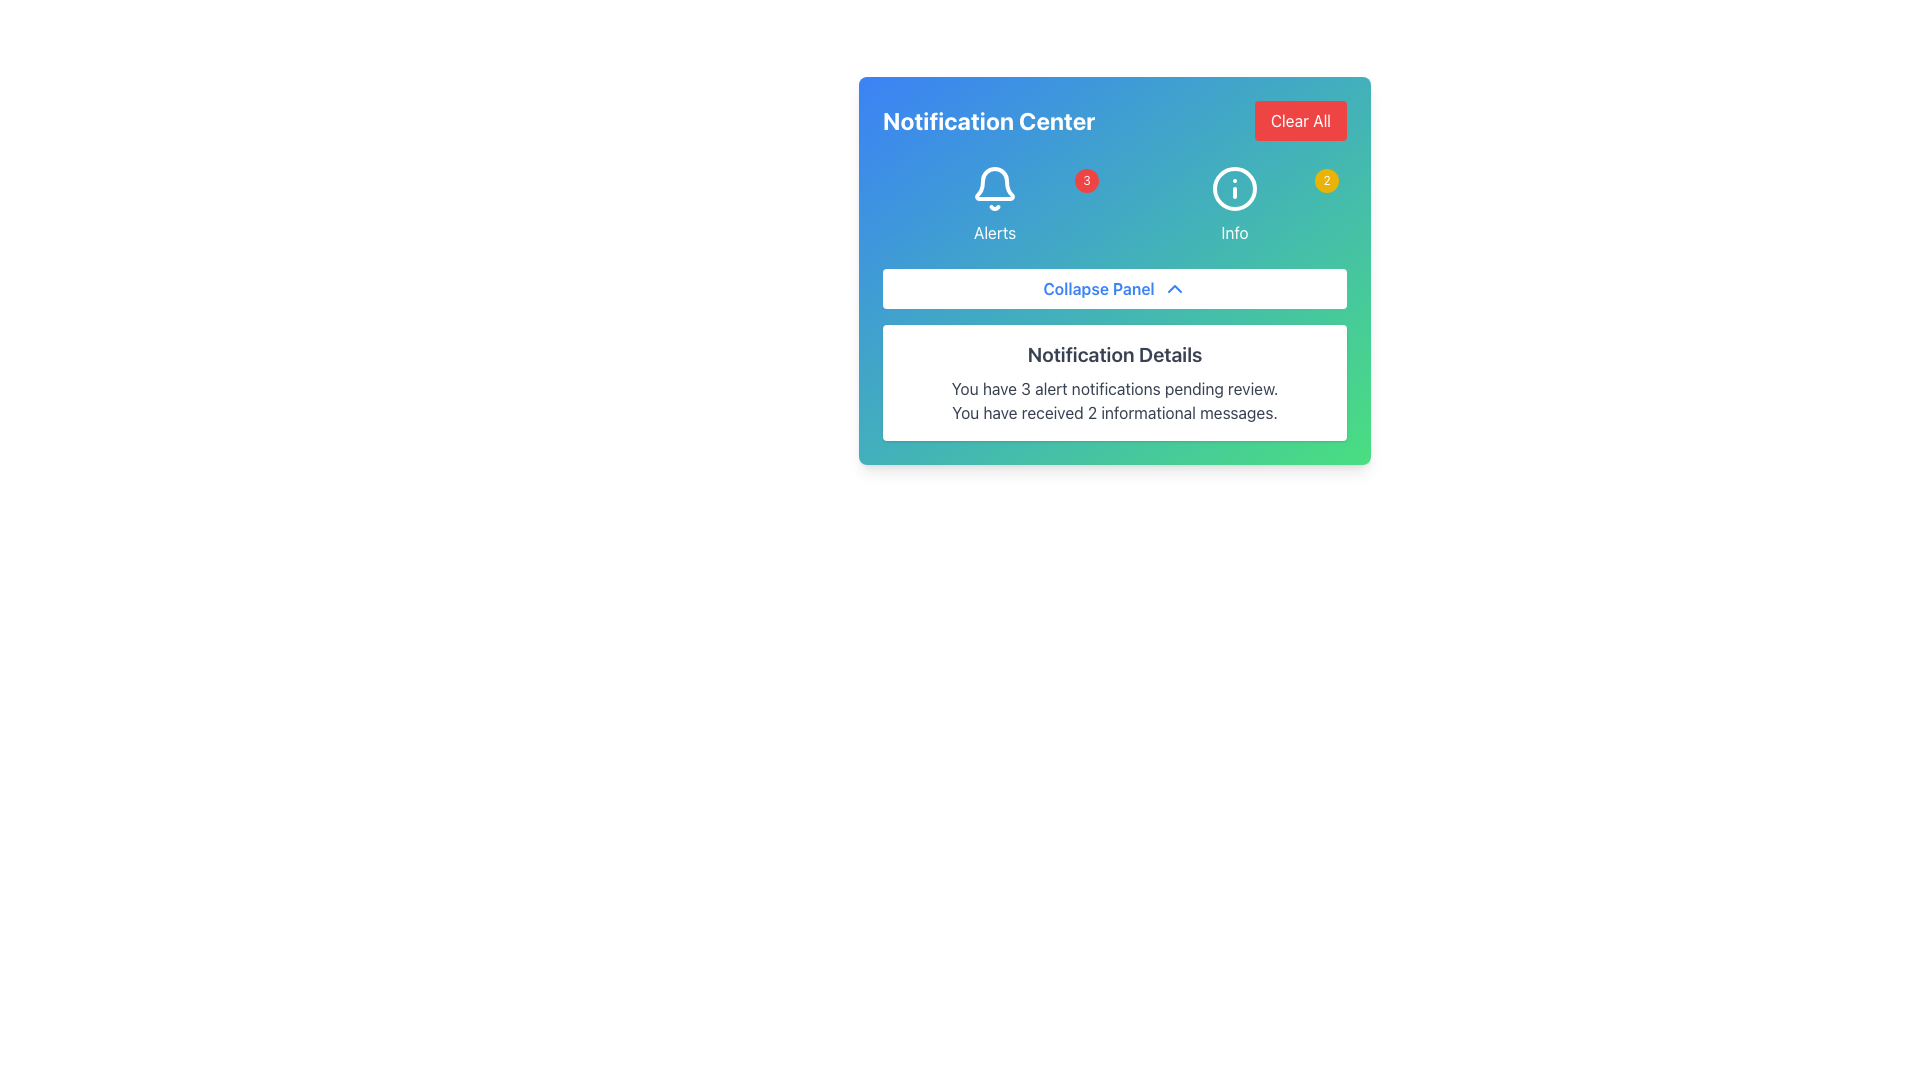  Describe the element at coordinates (1113, 411) in the screenshot. I see `text displayed in the notification summary about the receipt of 2 informational messages, located in the Notification Center below the alert notifications pending review` at that location.